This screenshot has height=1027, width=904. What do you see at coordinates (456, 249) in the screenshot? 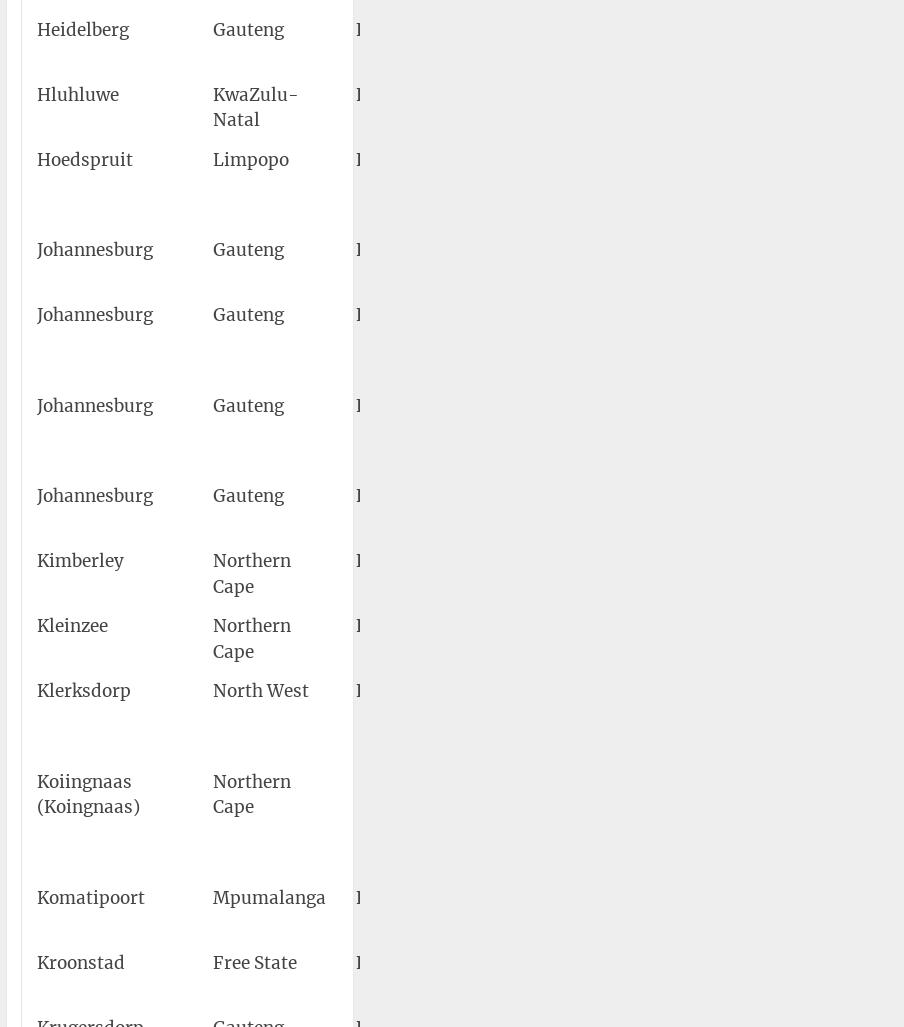
I see `'GCJ'` at bounding box center [456, 249].